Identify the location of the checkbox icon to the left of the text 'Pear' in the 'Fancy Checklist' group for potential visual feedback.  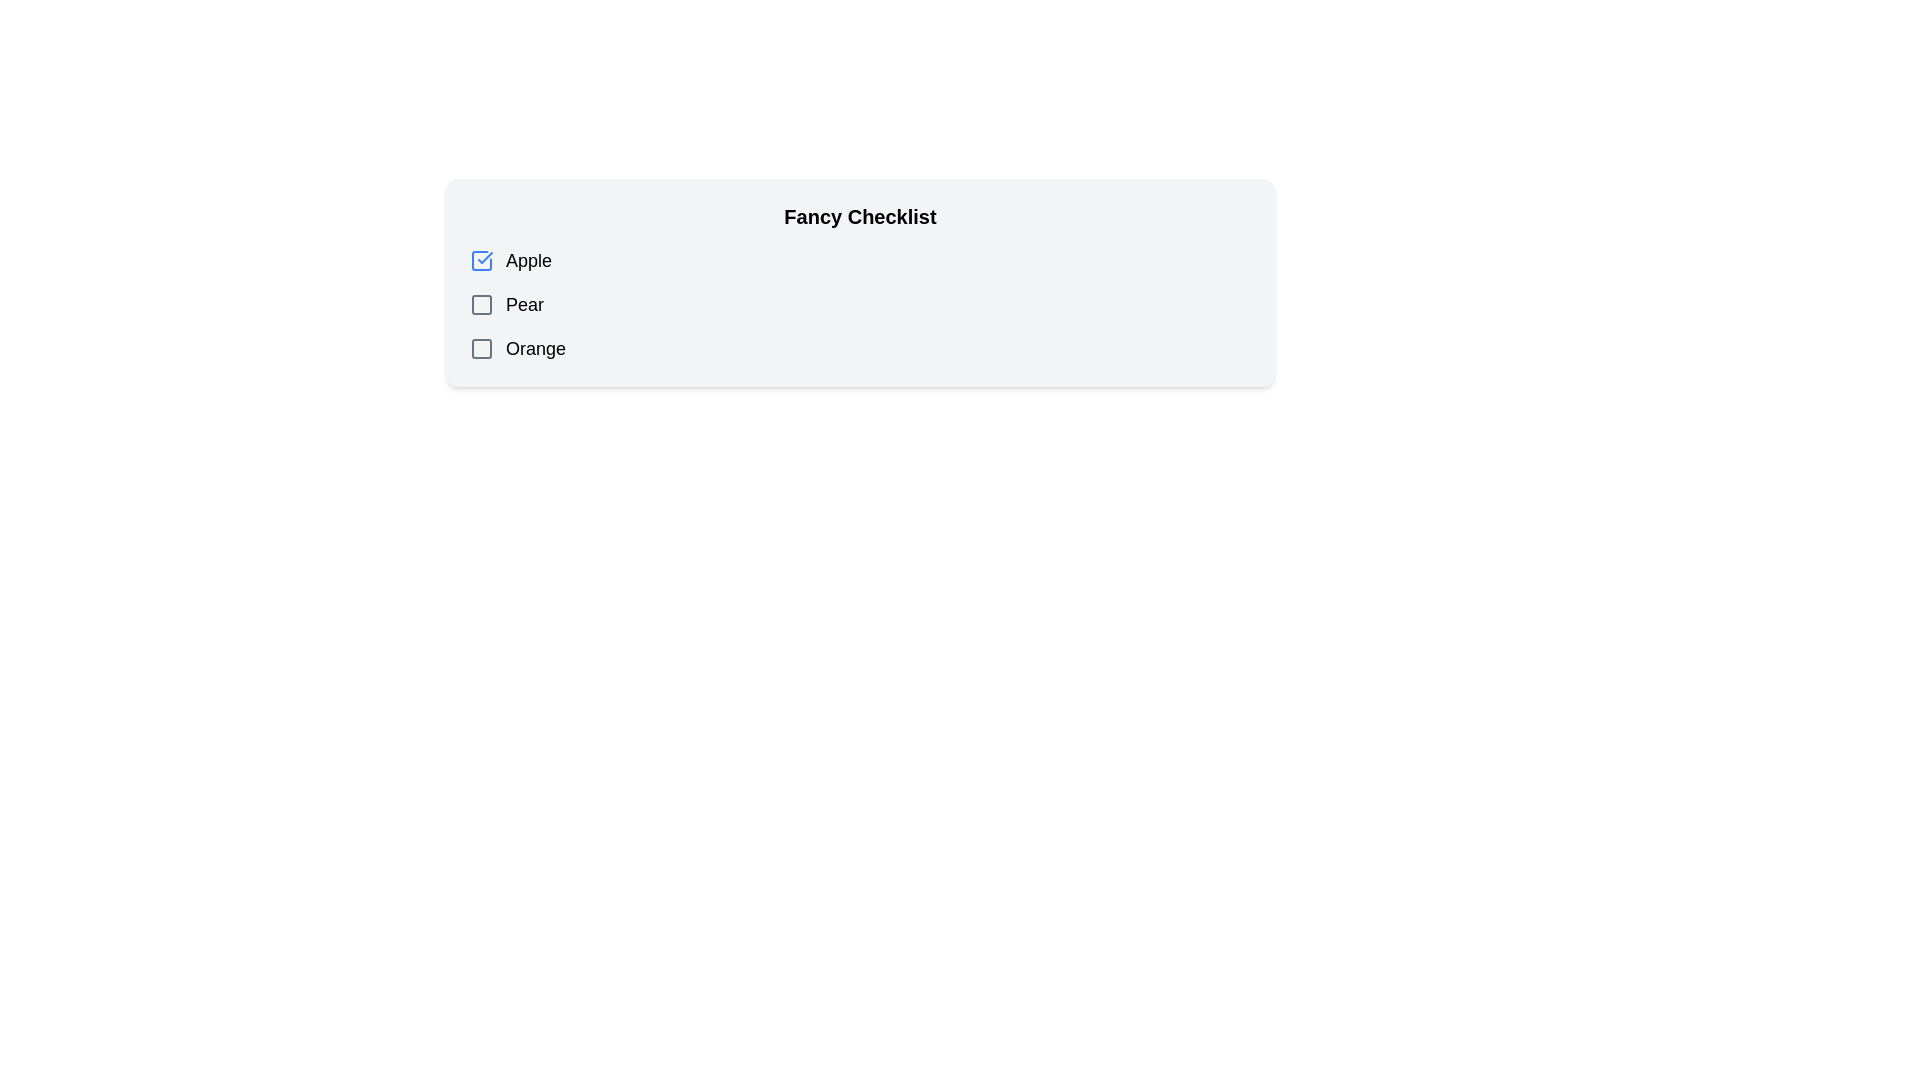
(481, 304).